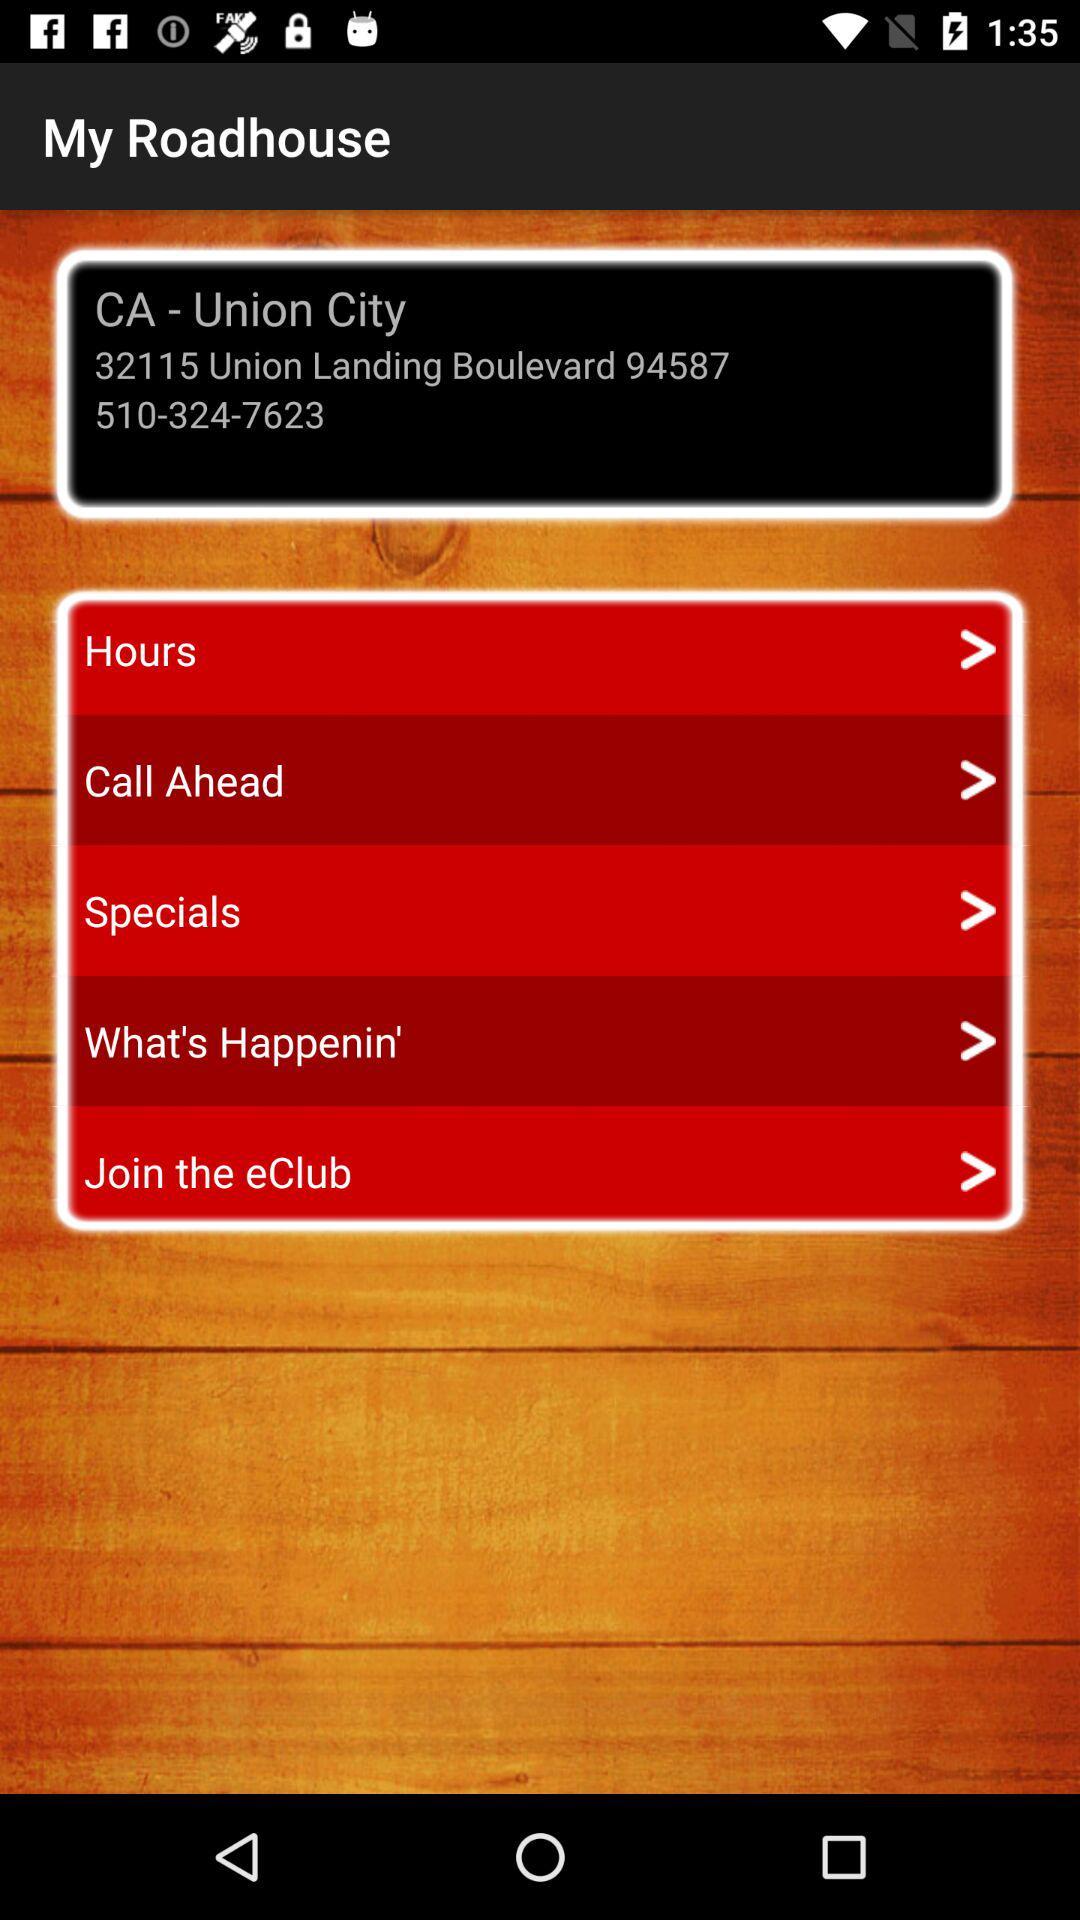 This screenshot has height=1920, width=1080. I want to click on icon below the what's happenin' app, so click(199, 1171).